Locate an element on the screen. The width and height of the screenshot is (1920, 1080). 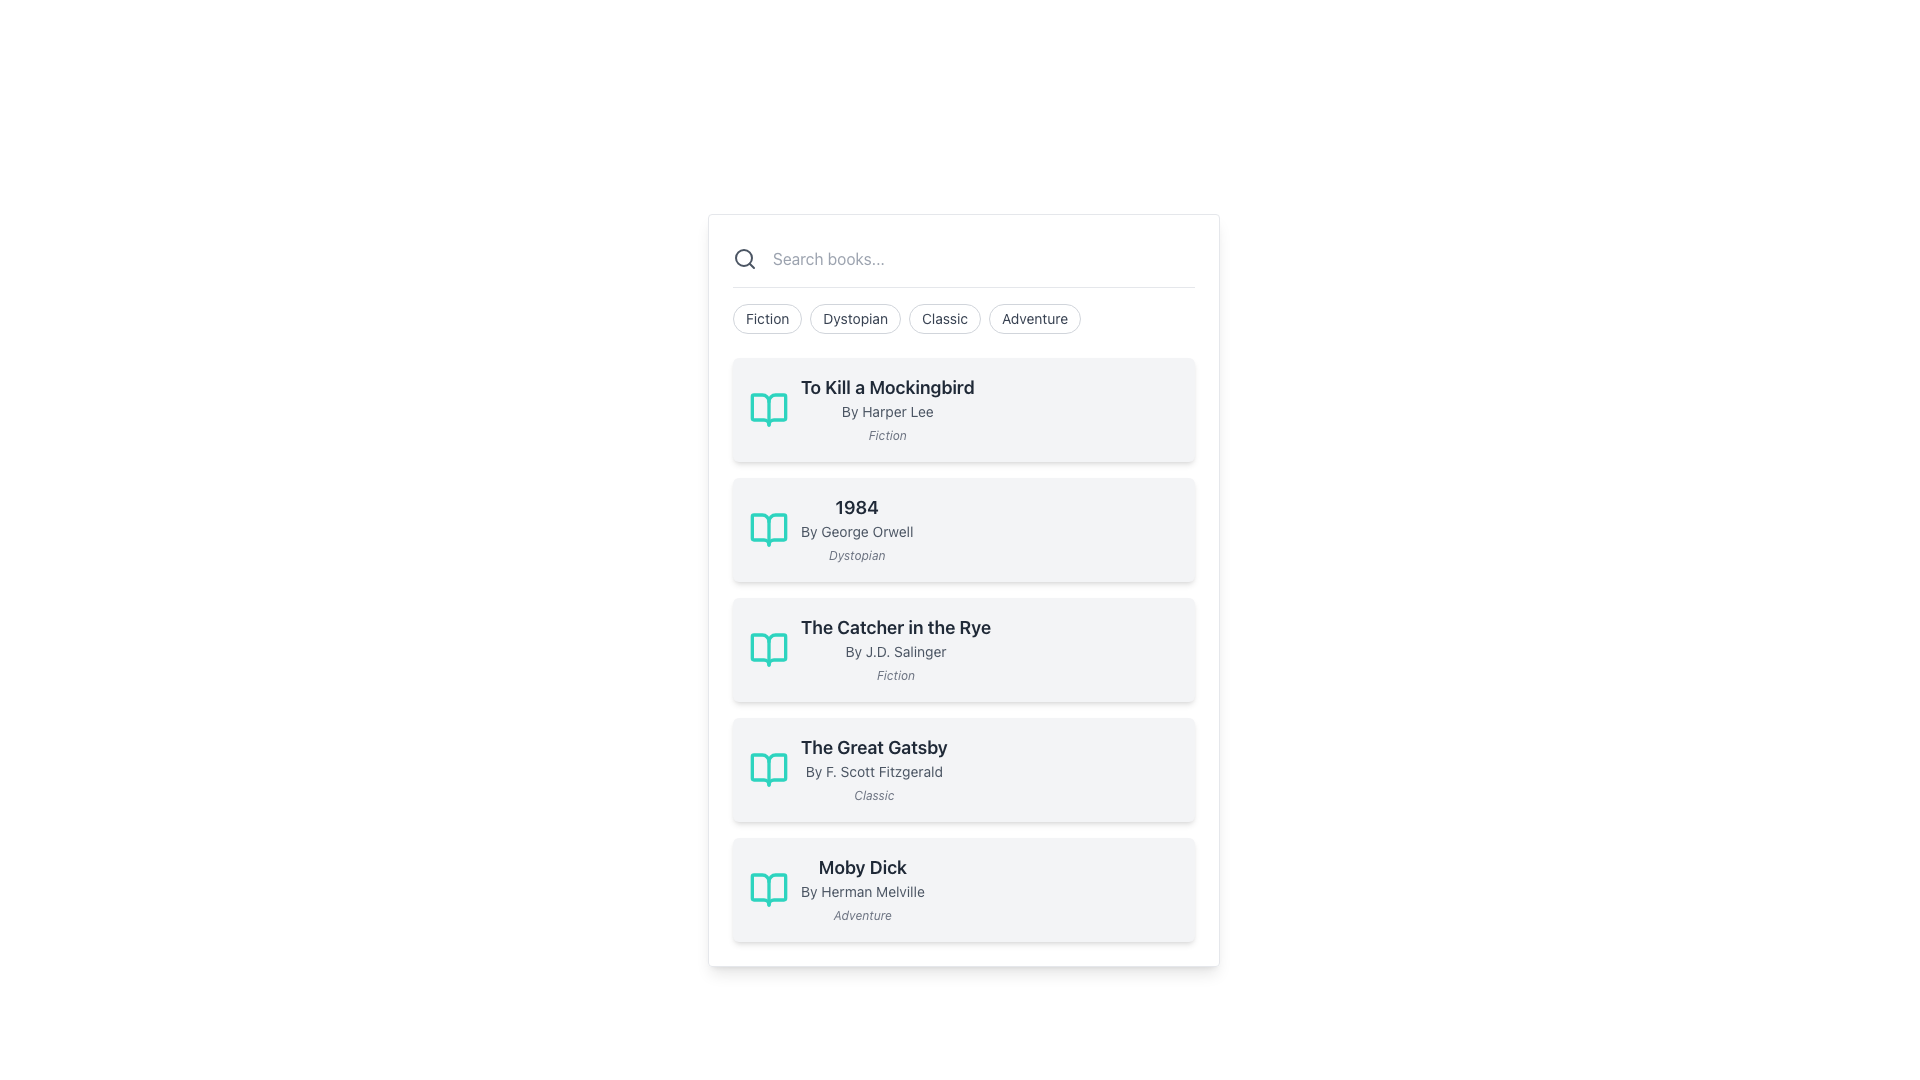
the stylized turquoise outlined book icon representing the book '1984', which is located in the left side of a card-like area near the accompanying text is located at coordinates (767, 528).